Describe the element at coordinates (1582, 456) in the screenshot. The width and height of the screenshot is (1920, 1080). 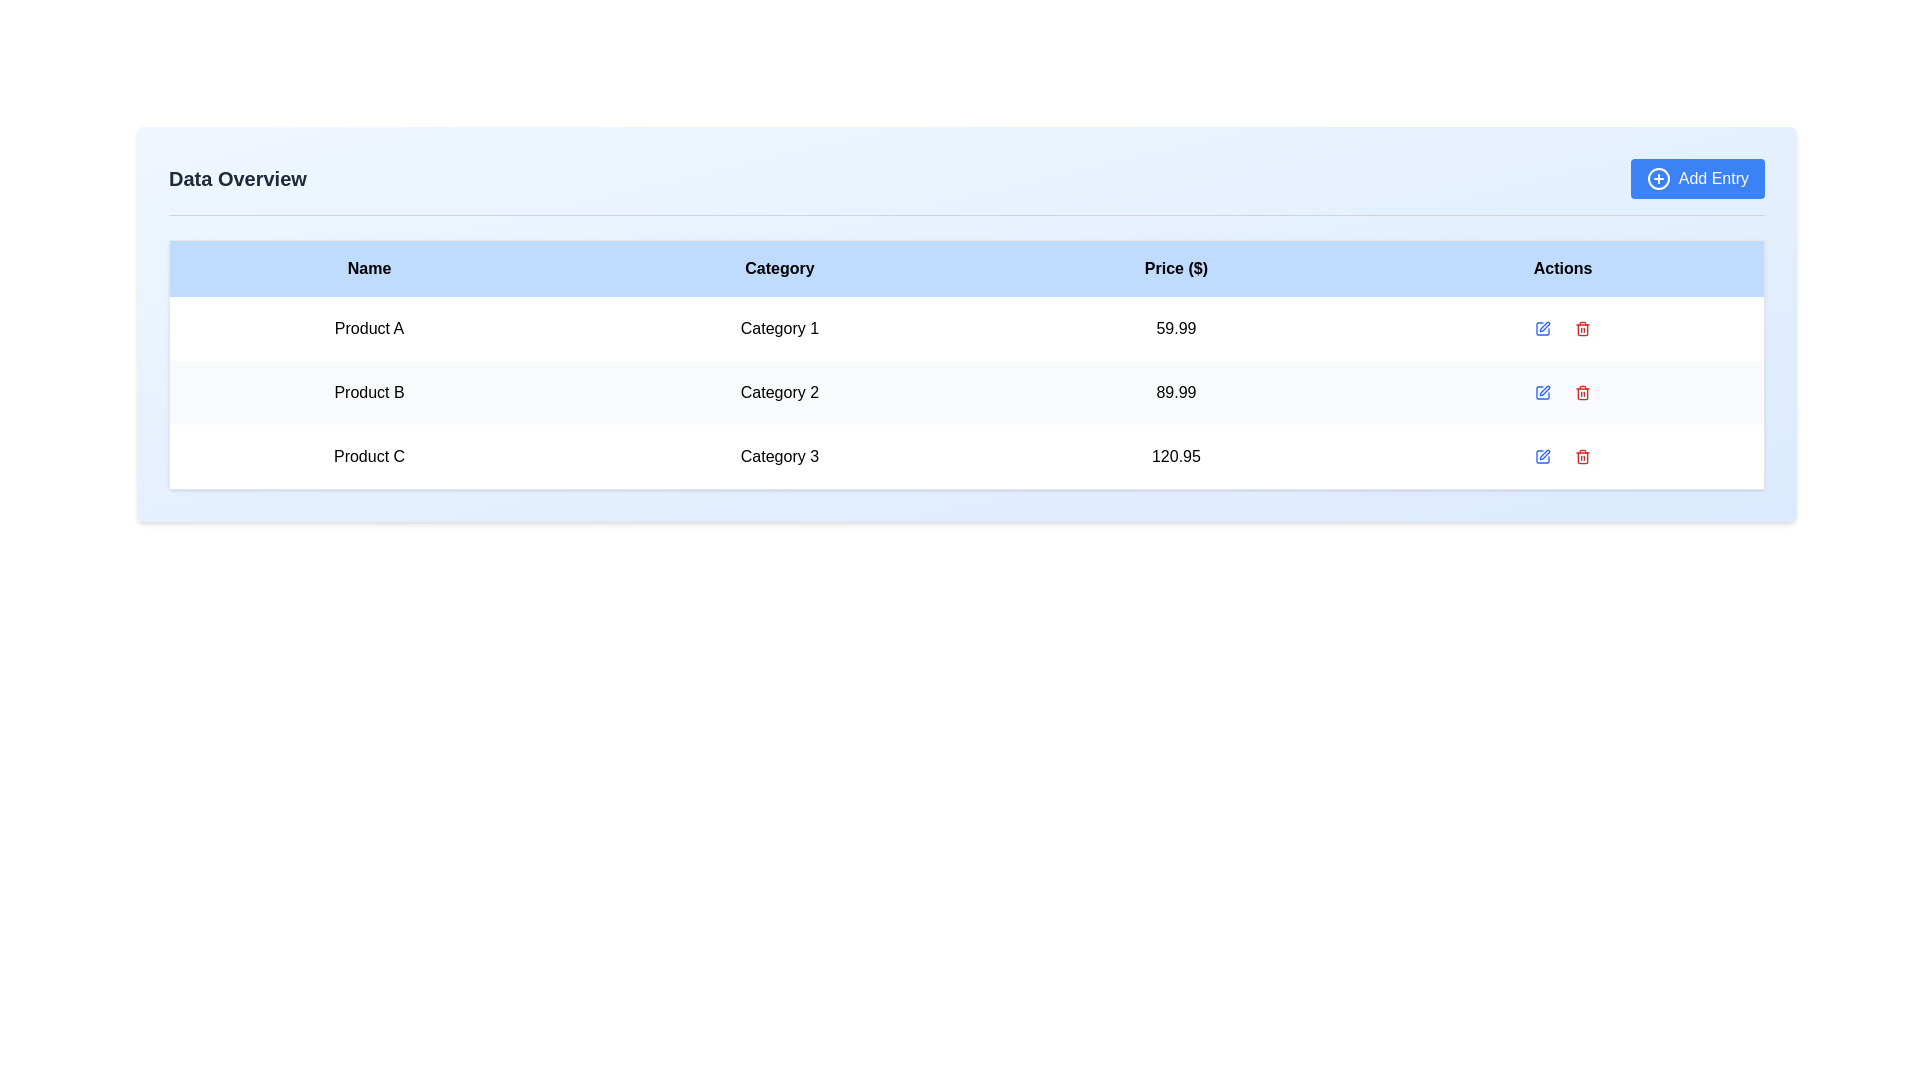
I see `the delete icon button located in the rightmost 'Actions' column of the third row in the table` at that location.